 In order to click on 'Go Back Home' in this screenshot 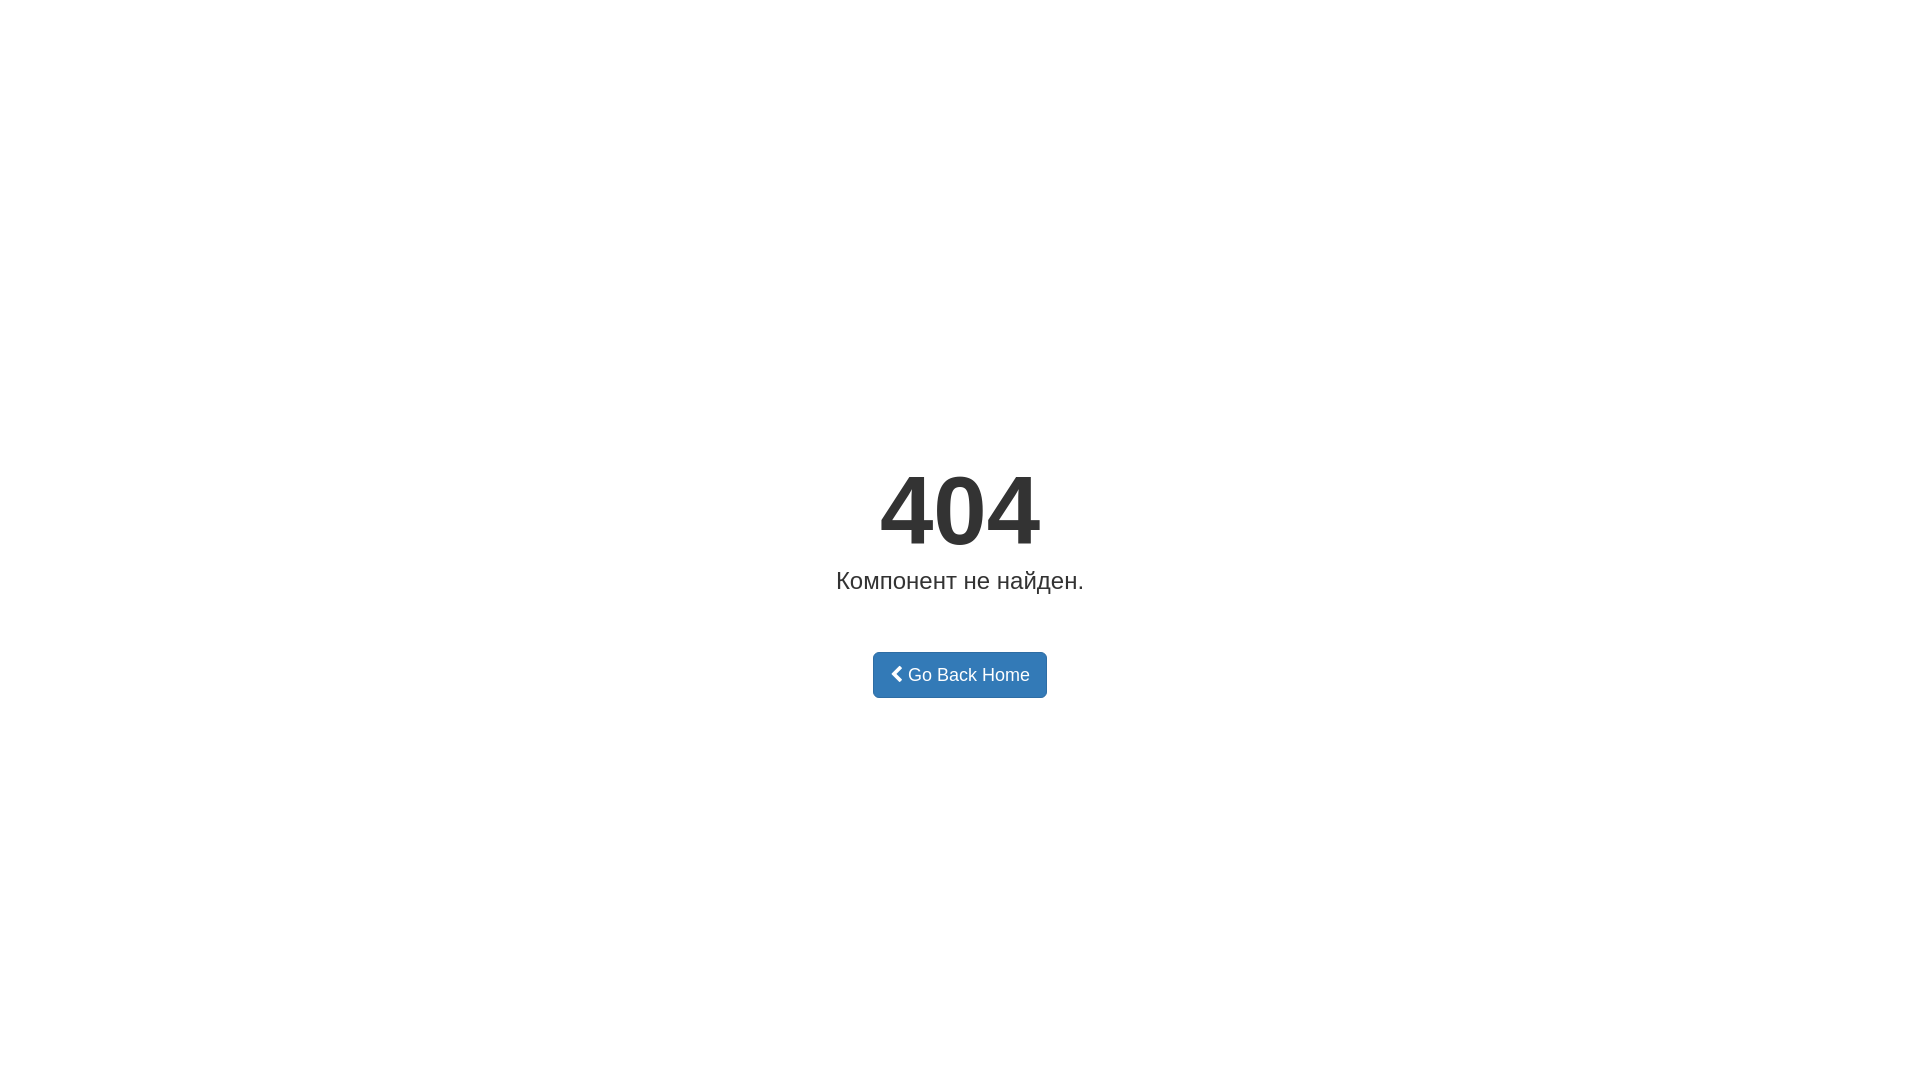, I will do `click(960, 675)`.